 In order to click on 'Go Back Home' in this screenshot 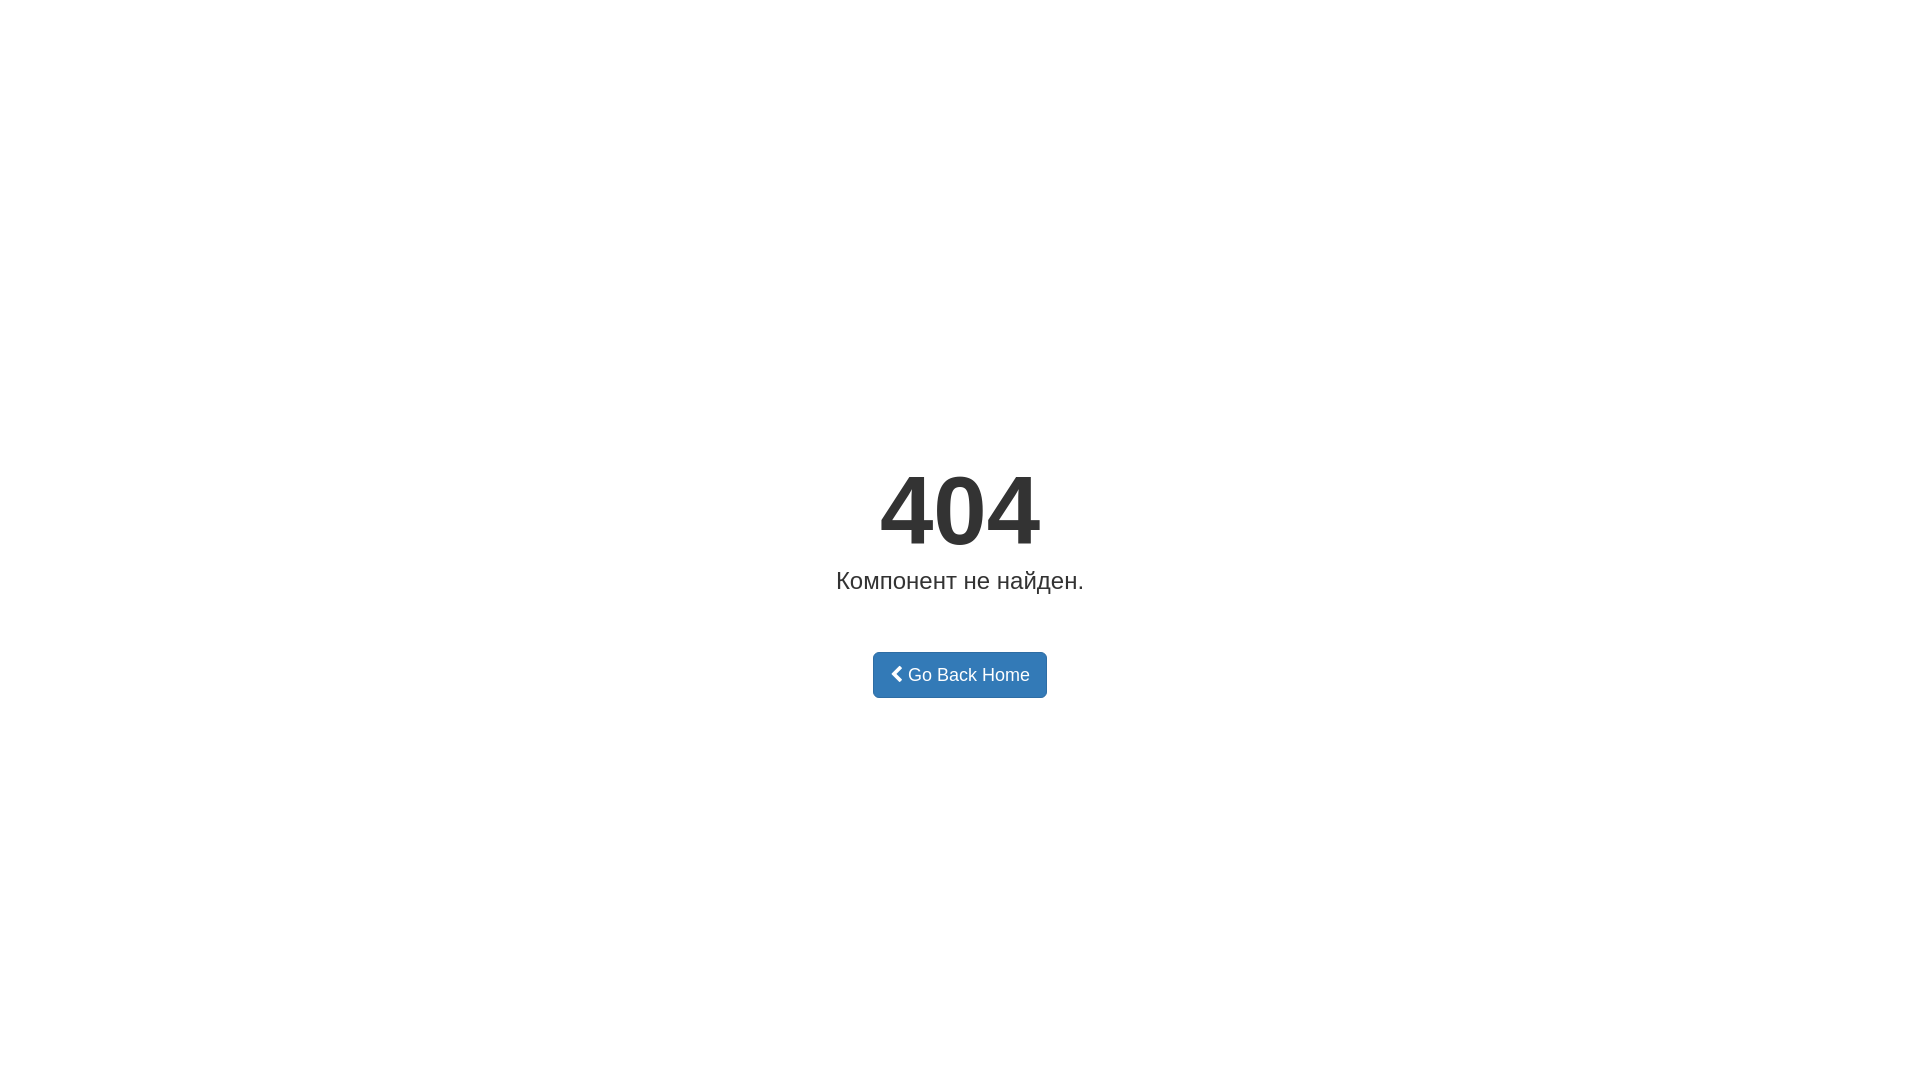, I will do `click(960, 675)`.